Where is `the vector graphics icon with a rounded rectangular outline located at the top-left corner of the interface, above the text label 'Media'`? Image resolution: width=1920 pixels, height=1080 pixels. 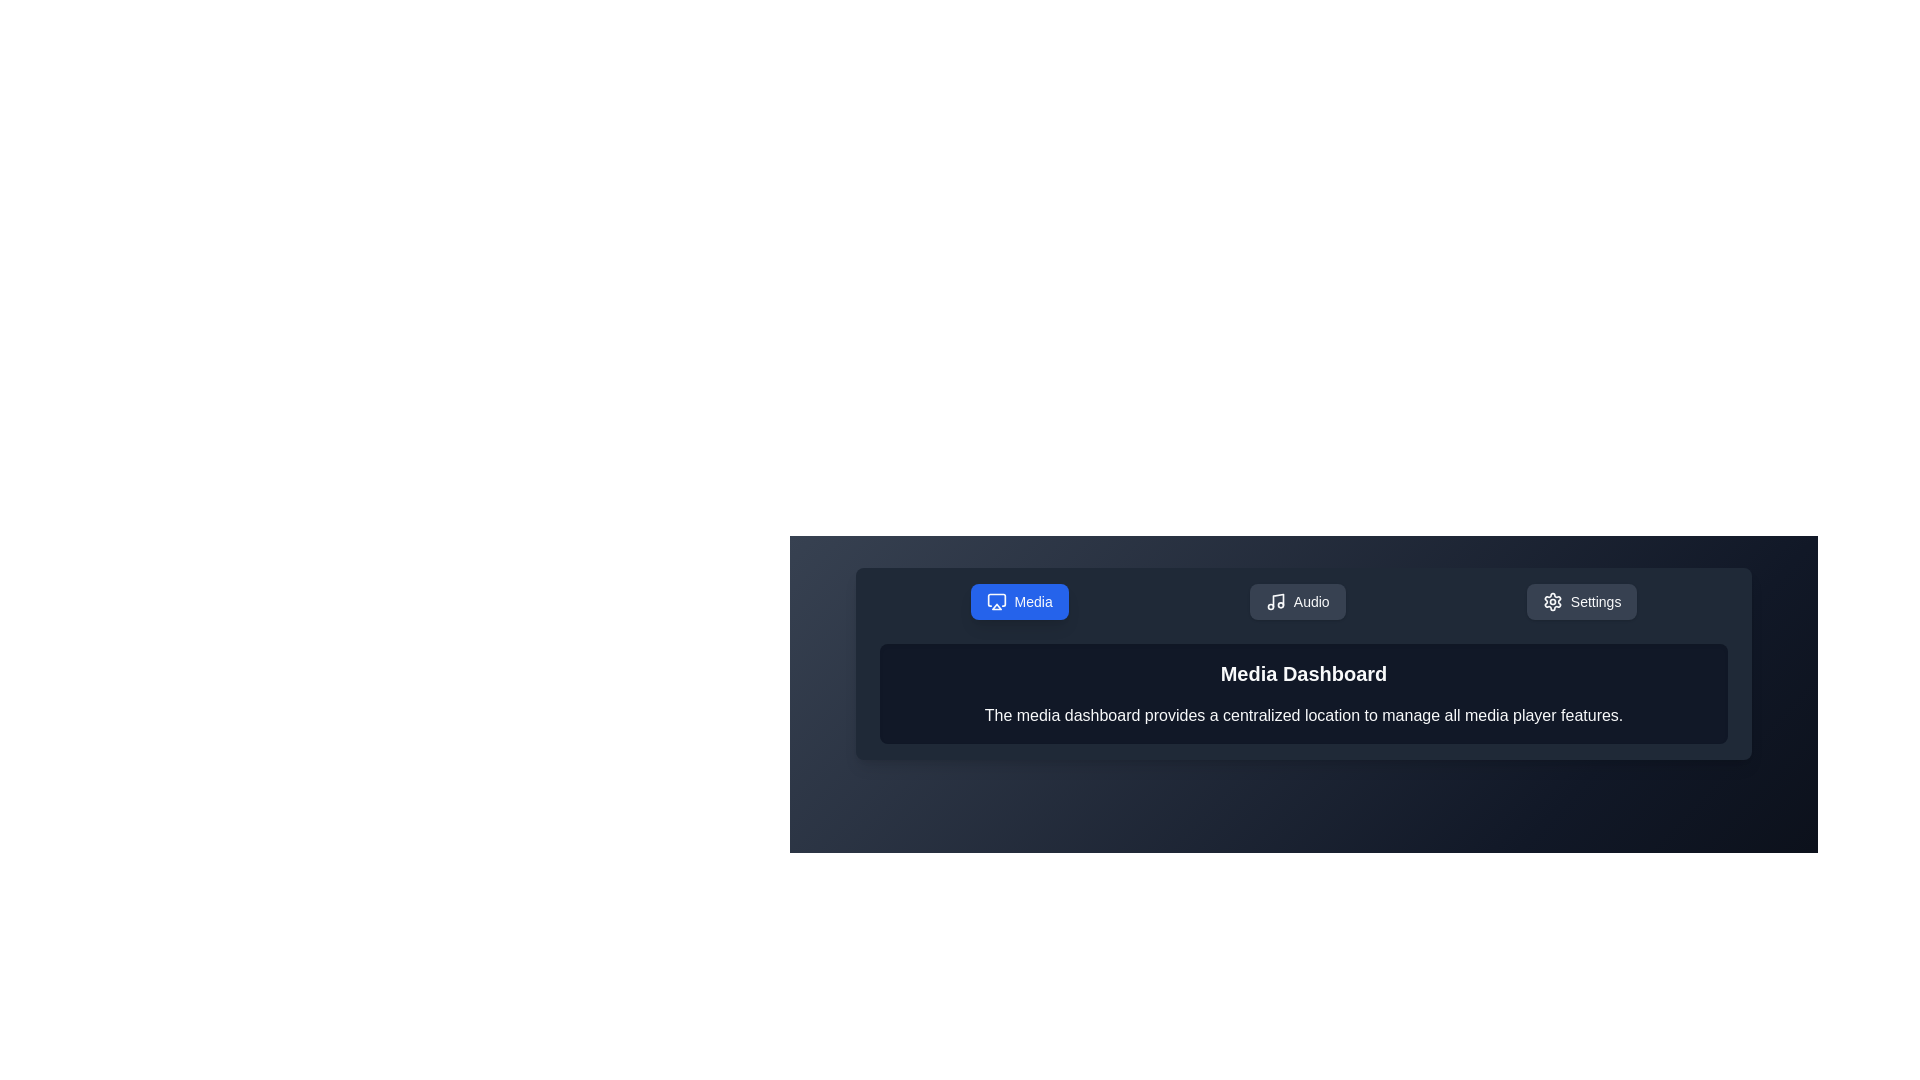
the vector graphics icon with a rounded rectangular outline located at the top-left corner of the interface, above the text label 'Media' is located at coordinates (996, 599).